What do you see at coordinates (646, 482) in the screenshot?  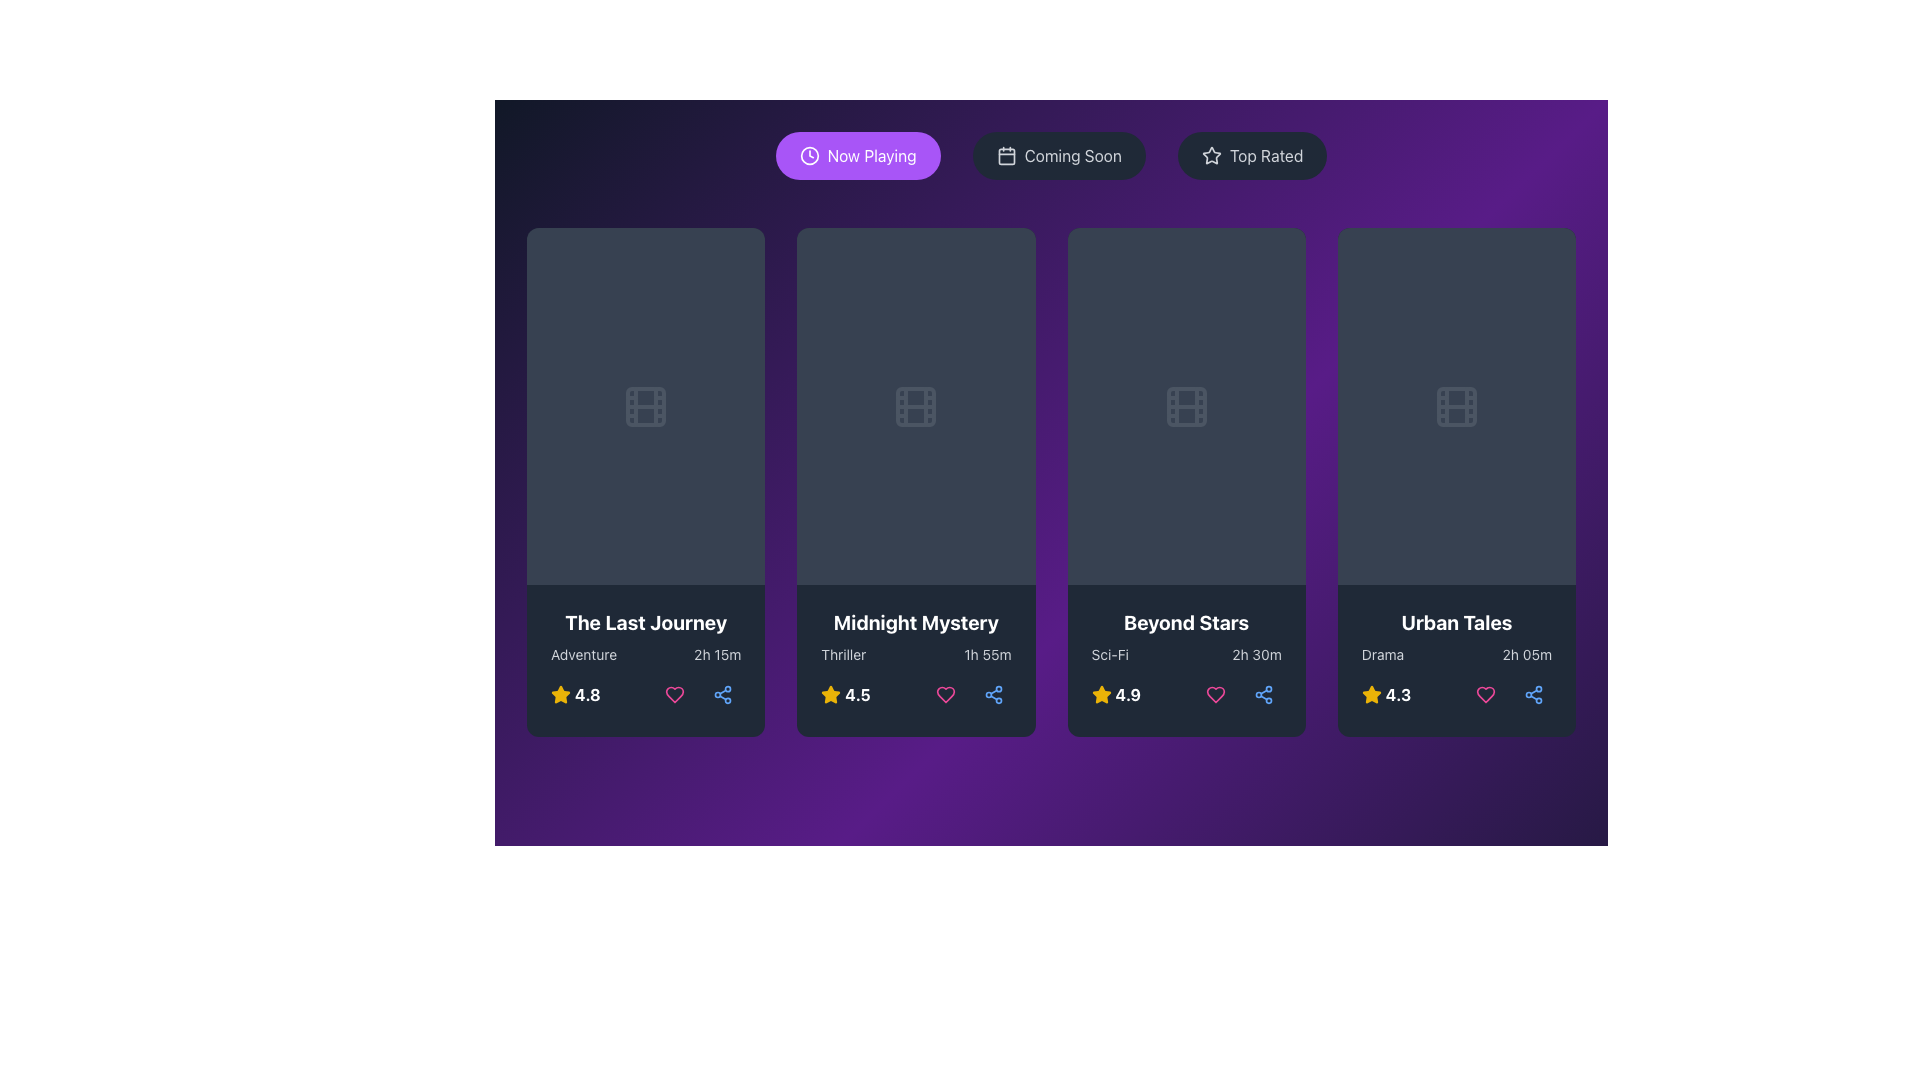 I see `to select the first media card in the grid layout labeled 'Now Playing', which displays the title, genre, duration, and rating` at bounding box center [646, 482].